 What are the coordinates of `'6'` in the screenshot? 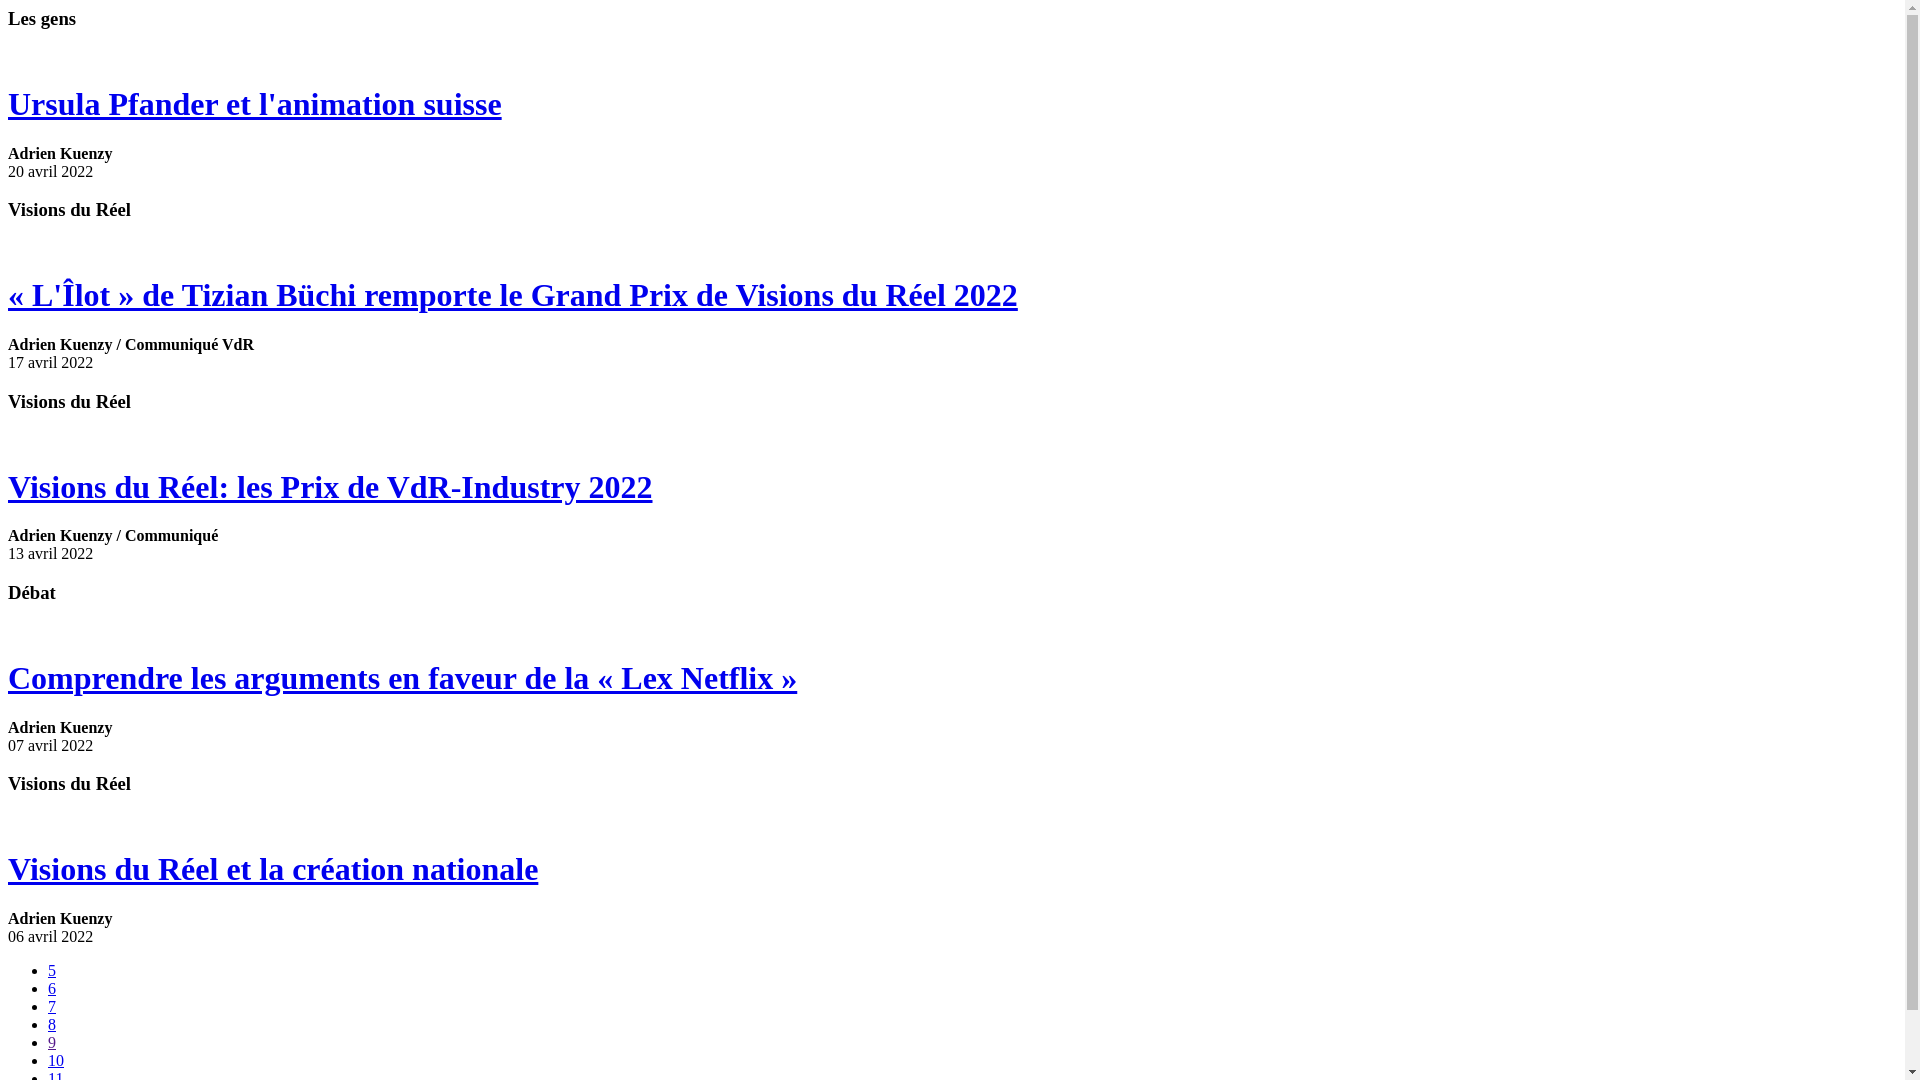 It's located at (48, 987).